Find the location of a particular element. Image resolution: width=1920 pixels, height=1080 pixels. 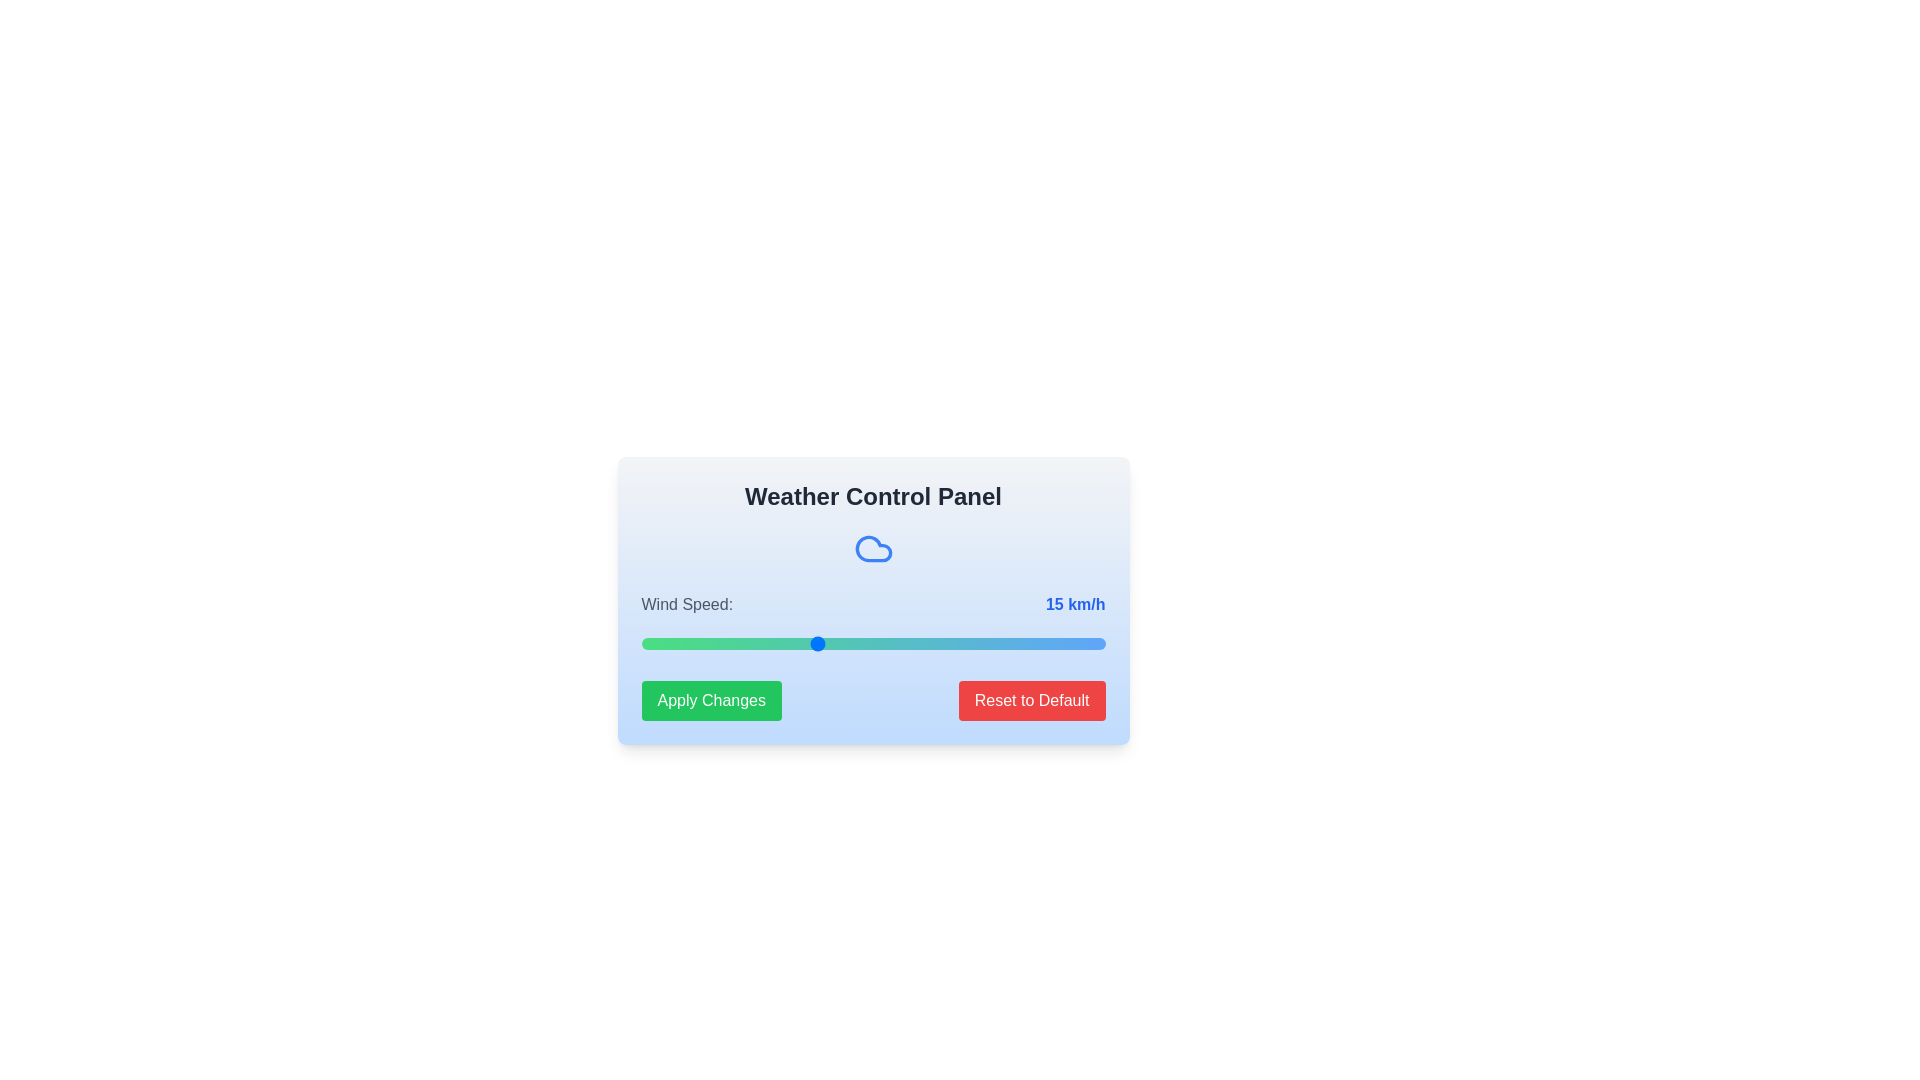

the wind speed slider to set the wind speed to 32 km/h is located at coordinates (1012, 644).